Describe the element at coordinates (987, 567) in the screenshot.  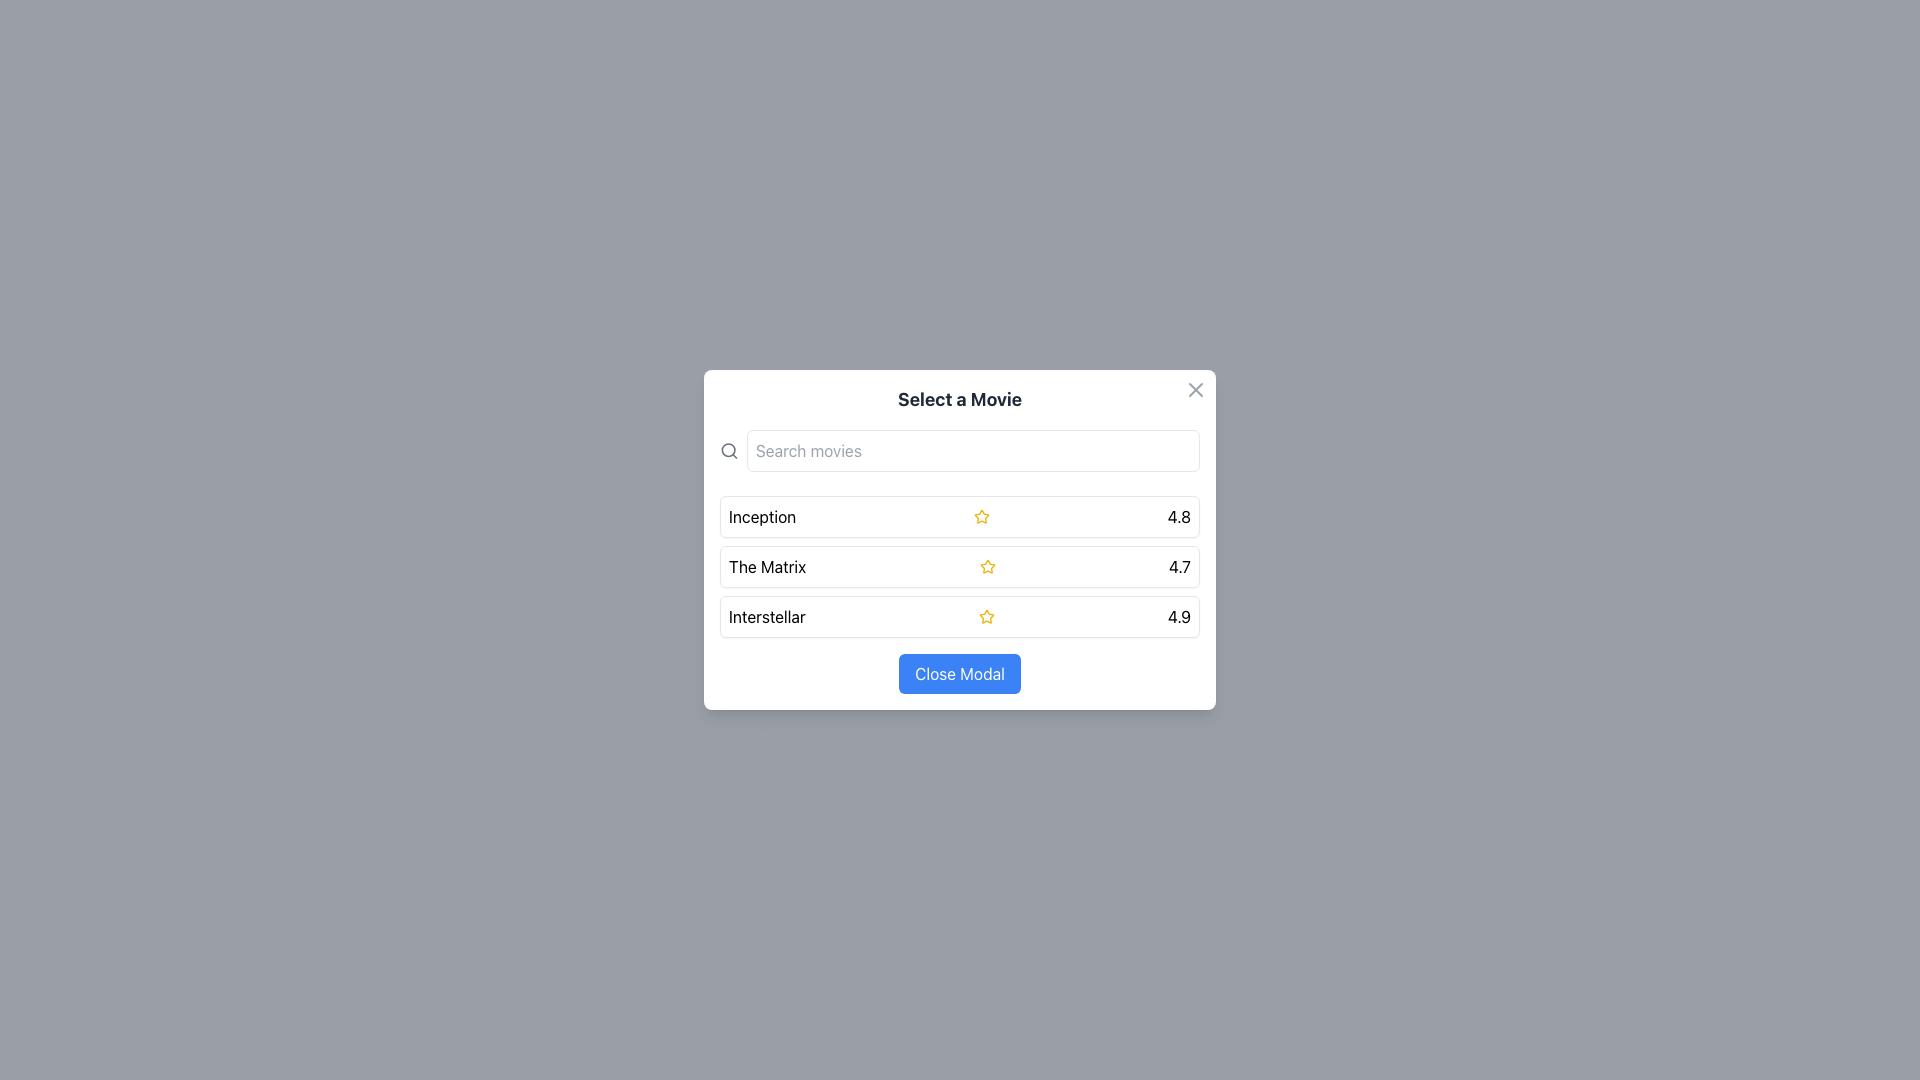
I see `the yellow star icon for rating located to the right of the title 'The Matrix' in the movie card` at that location.